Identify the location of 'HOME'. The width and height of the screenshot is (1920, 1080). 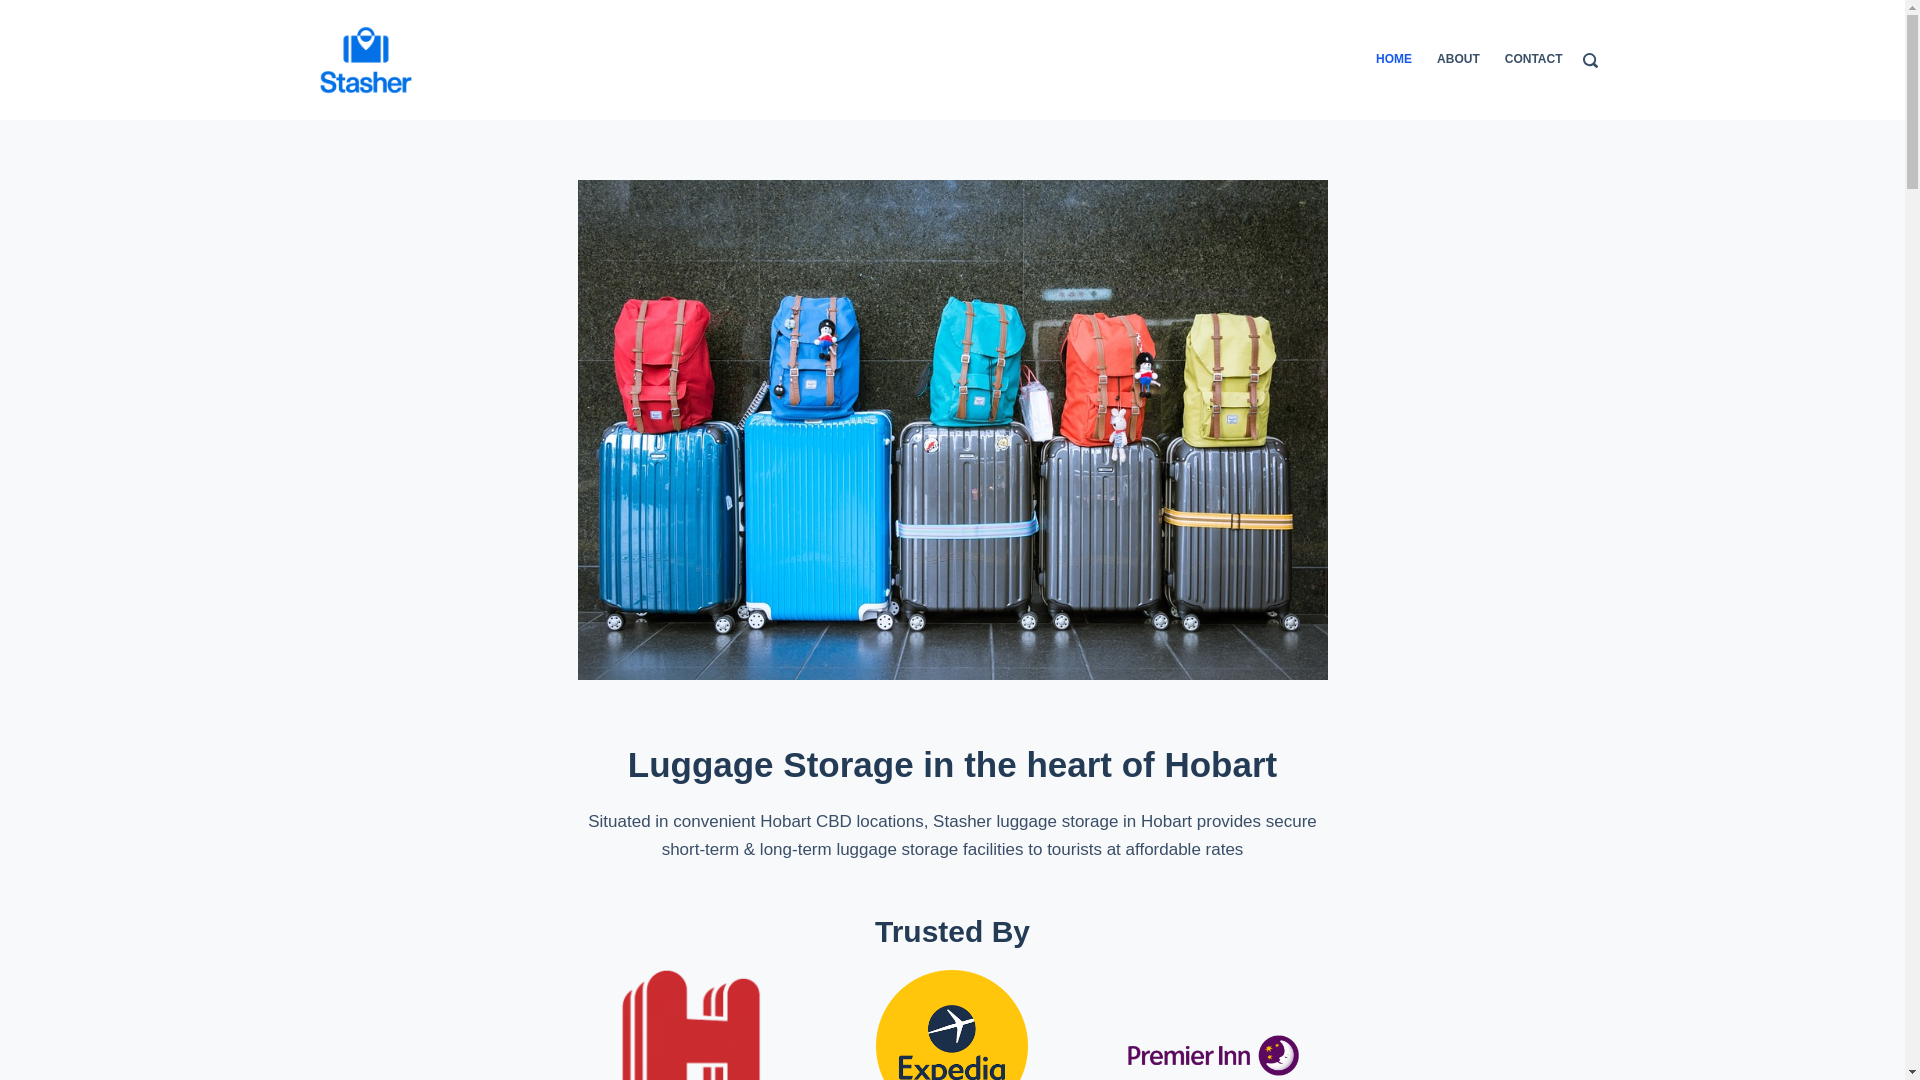
(1375, 59).